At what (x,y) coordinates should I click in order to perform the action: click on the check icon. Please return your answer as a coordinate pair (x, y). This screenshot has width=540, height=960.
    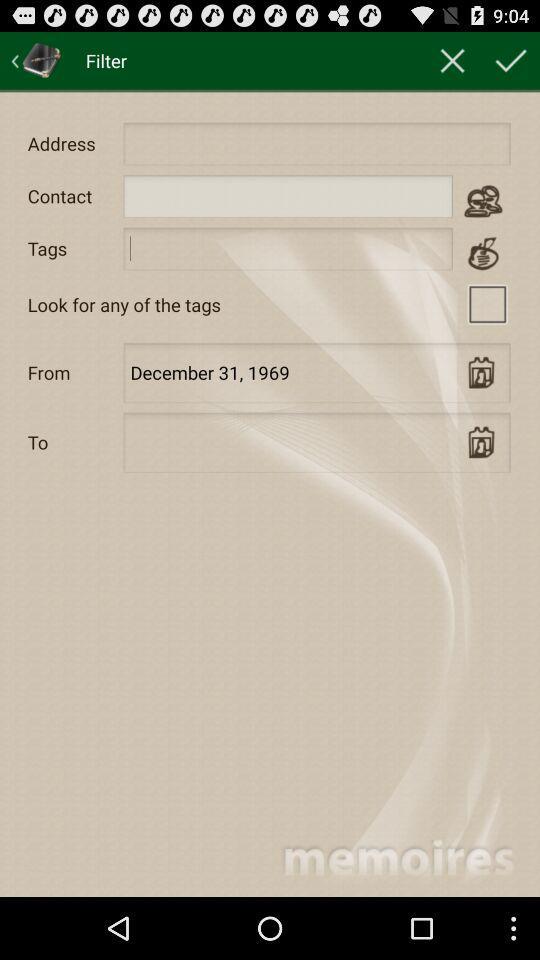
    Looking at the image, I should click on (511, 64).